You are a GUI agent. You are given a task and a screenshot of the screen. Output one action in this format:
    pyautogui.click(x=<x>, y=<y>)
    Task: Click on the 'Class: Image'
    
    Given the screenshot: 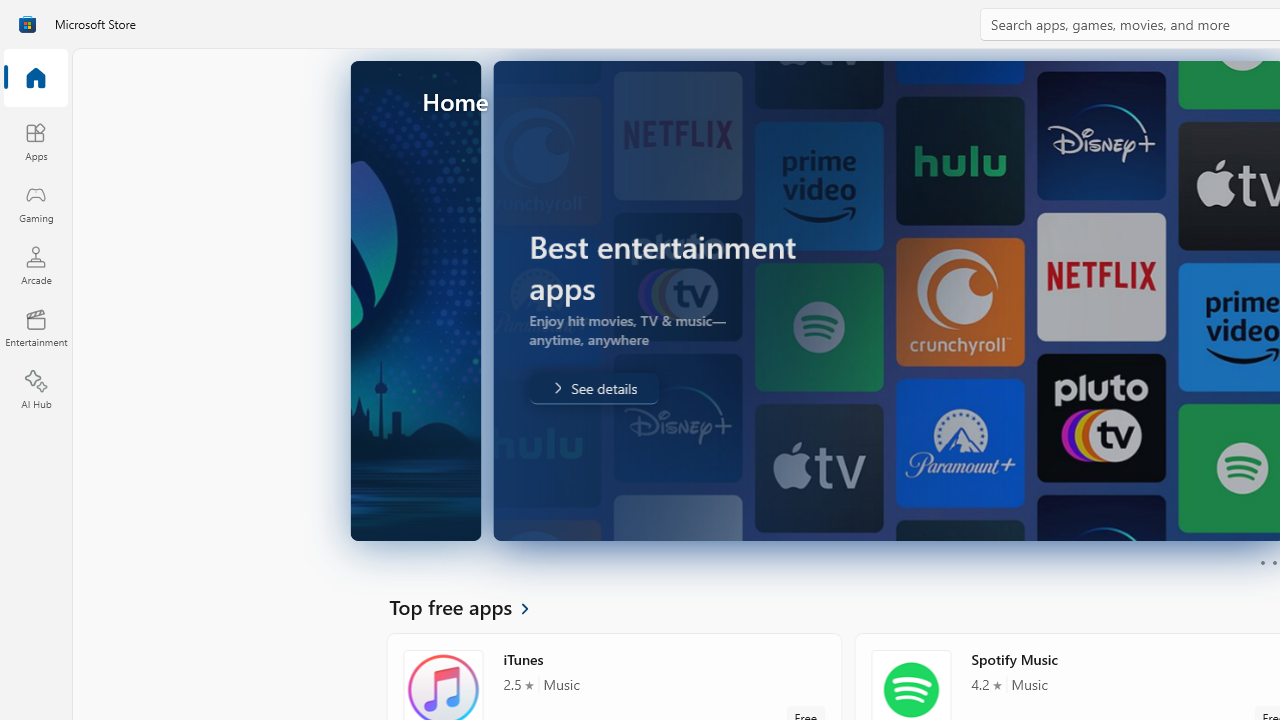 What is the action you would take?
    pyautogui.click(x=27, y=24)
    